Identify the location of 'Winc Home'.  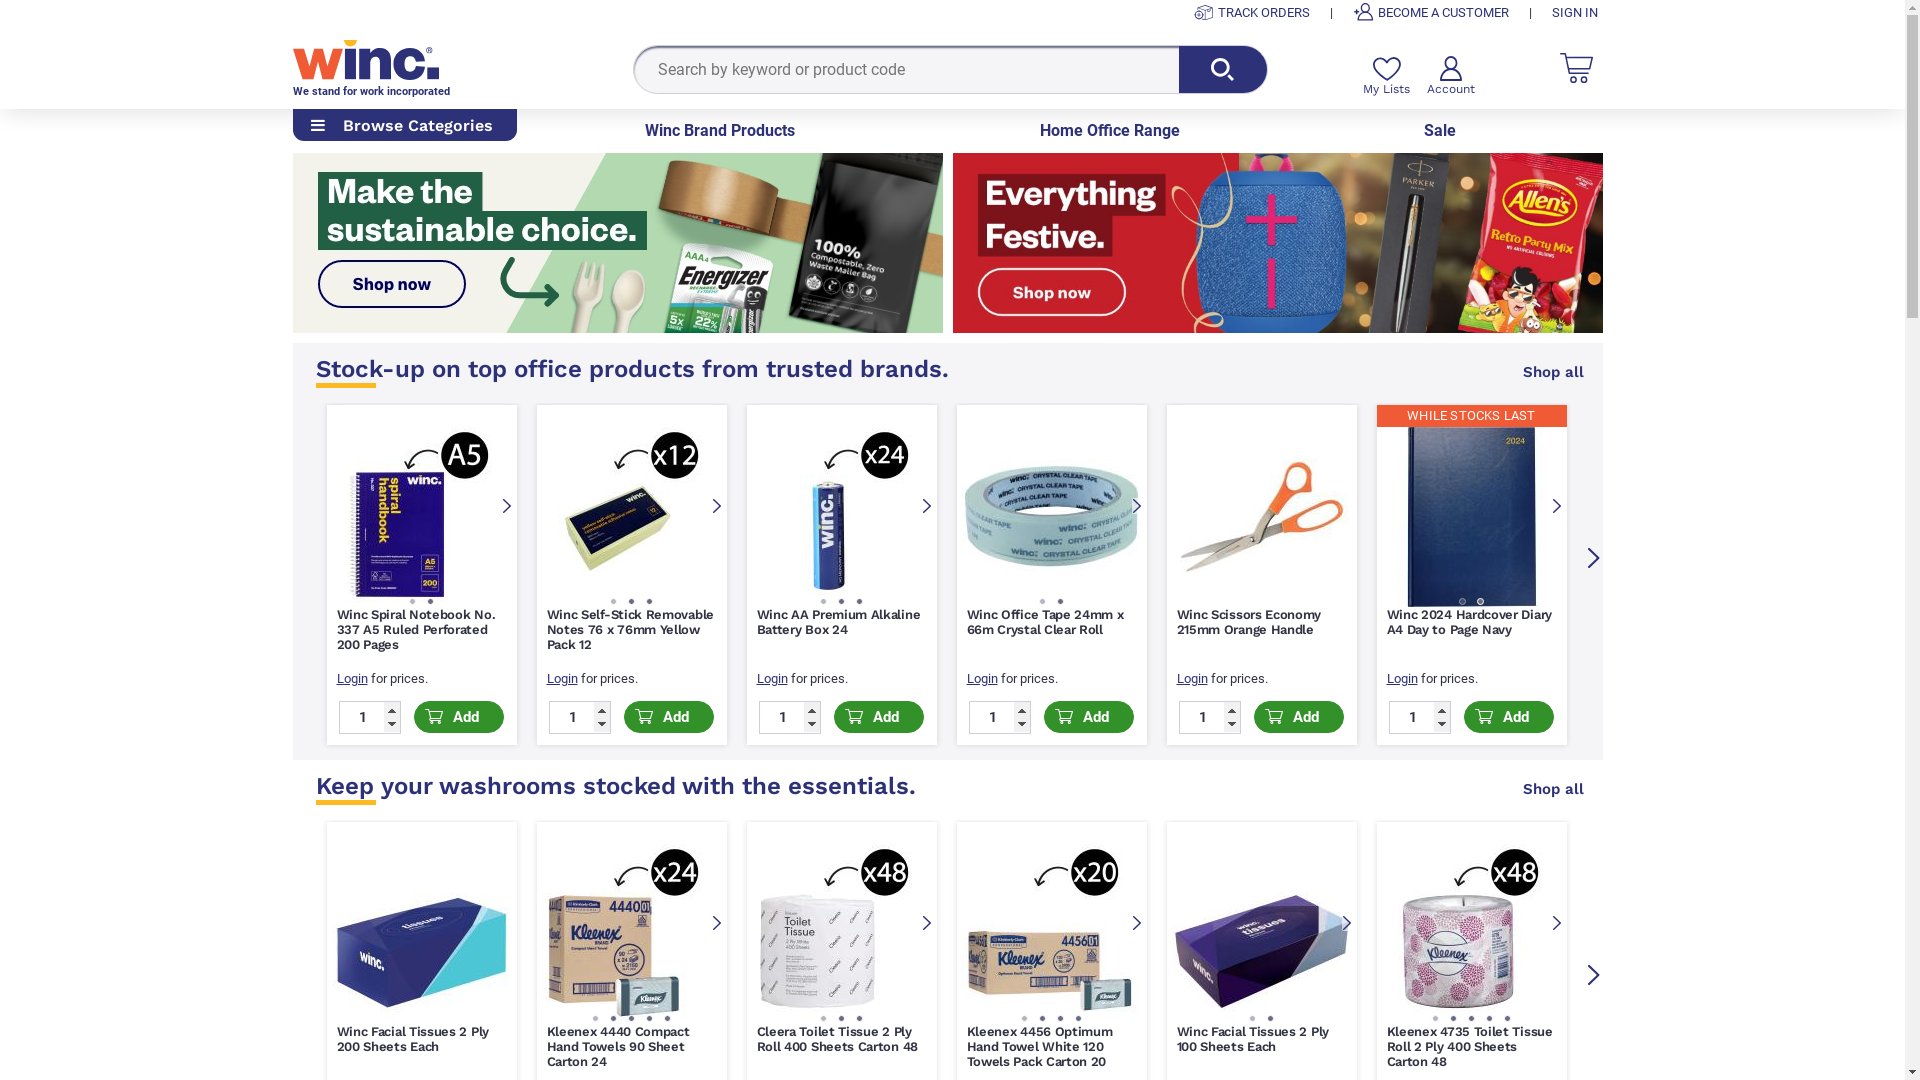
(364, 57).